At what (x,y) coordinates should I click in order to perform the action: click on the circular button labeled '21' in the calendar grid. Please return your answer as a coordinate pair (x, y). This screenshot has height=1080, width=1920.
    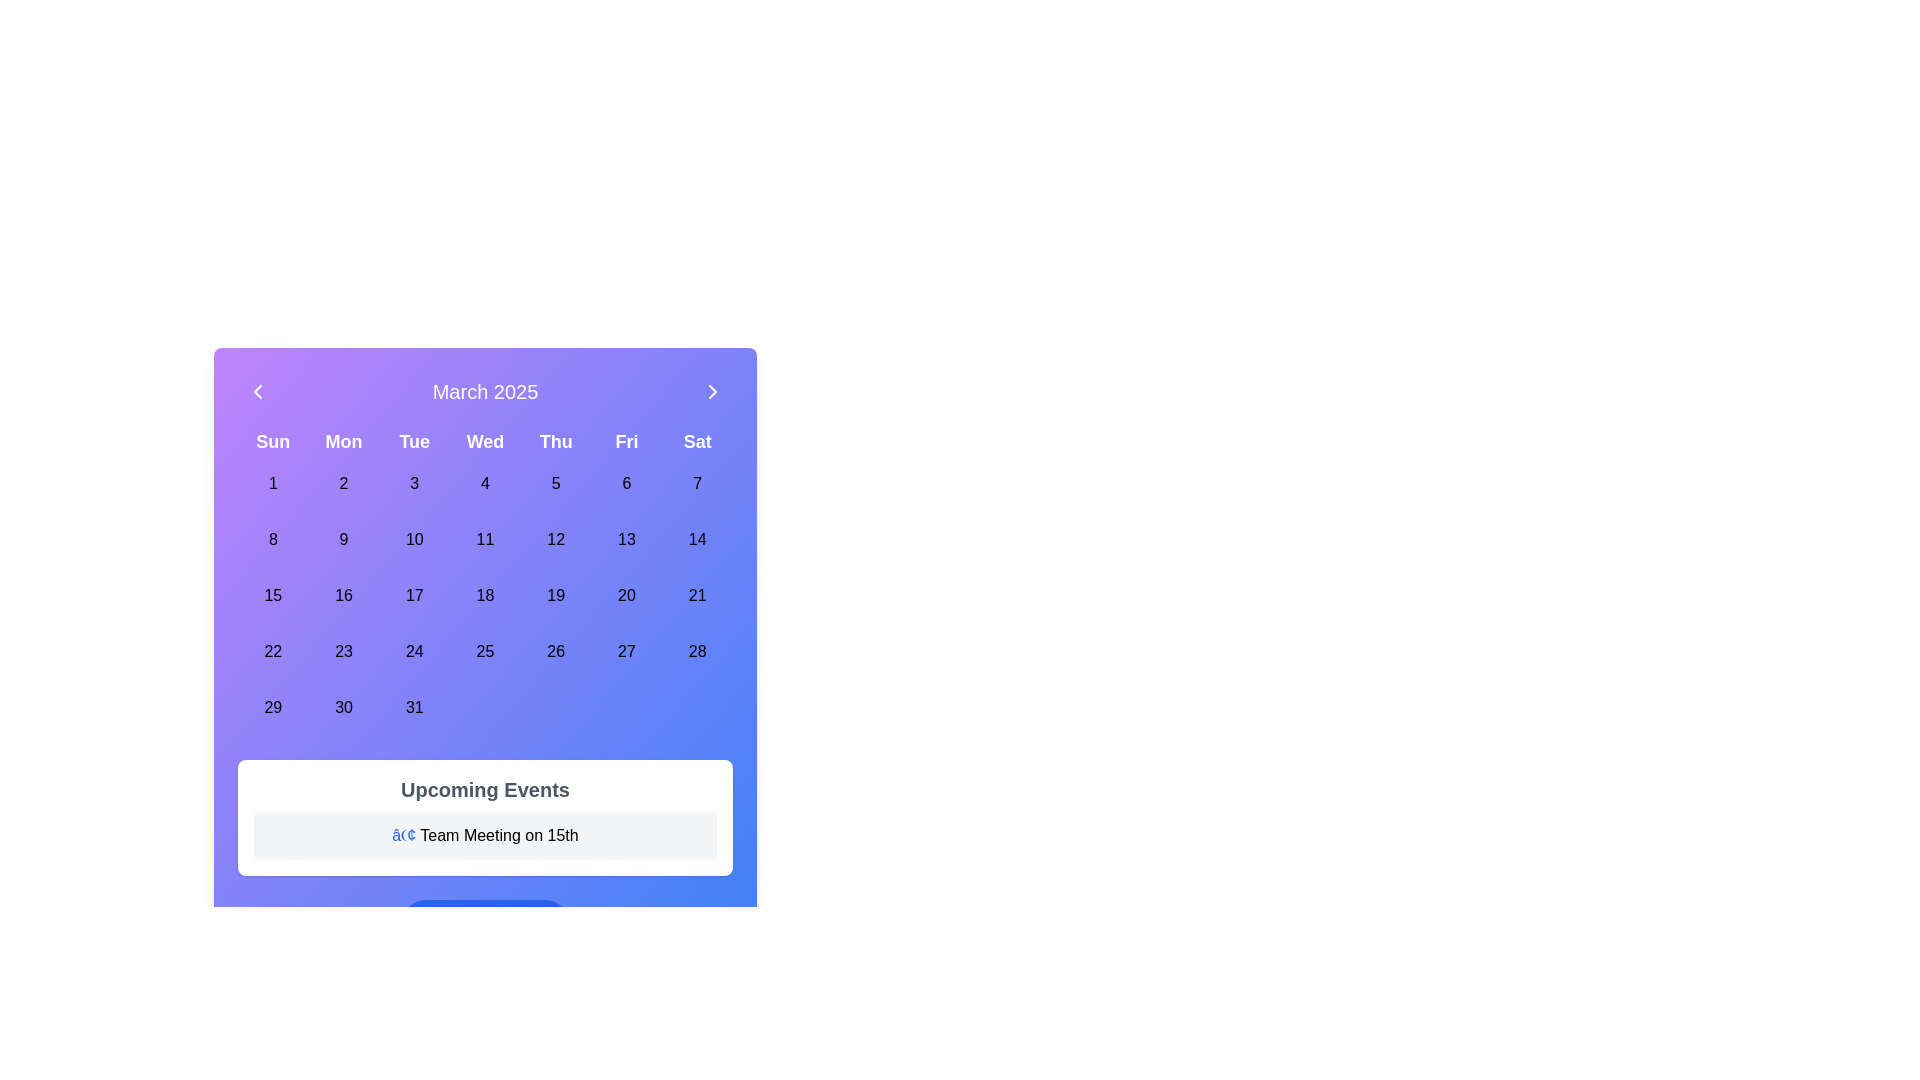
    Looking at the image, I should click on (697, 595).